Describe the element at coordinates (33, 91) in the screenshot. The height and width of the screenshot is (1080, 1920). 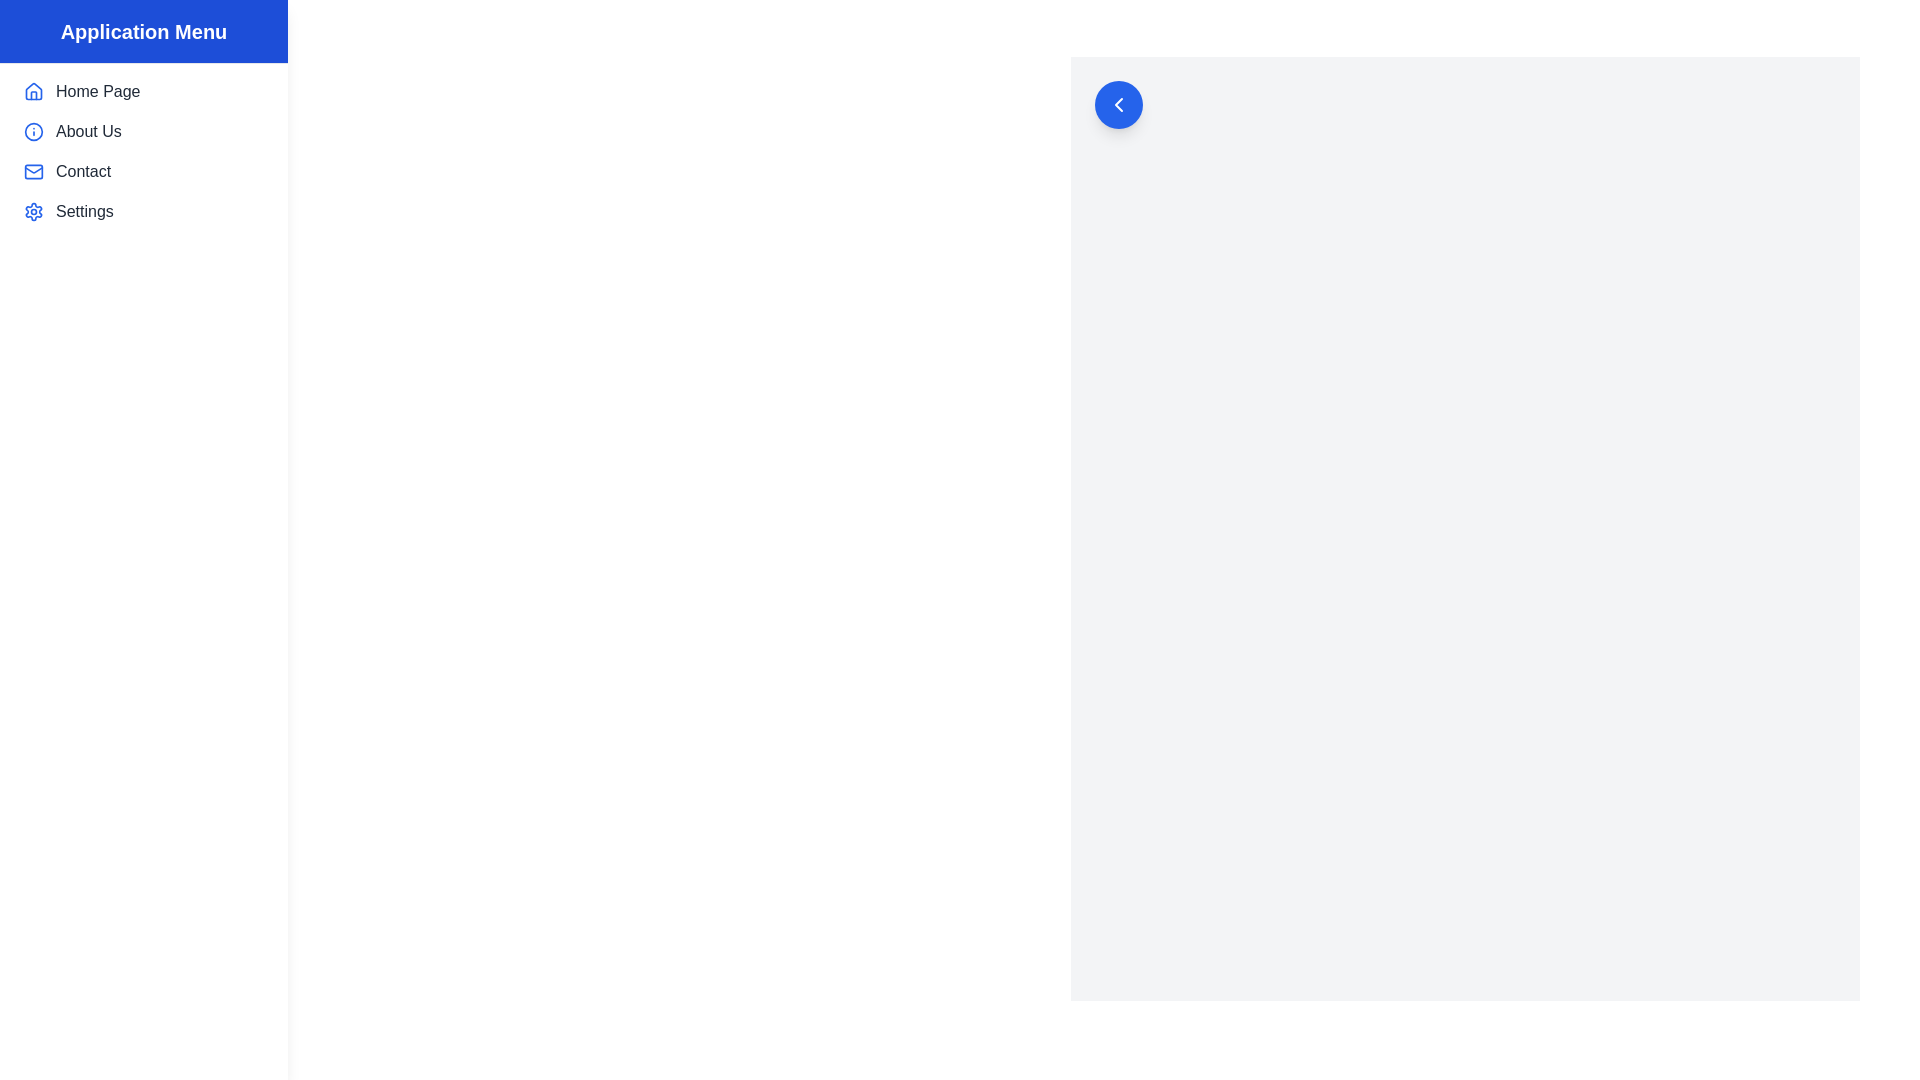
I see `the house-shaped SVG icon in the menu section labeled 'Home Page', which has a blue outline and is the first item in the list` at that location.